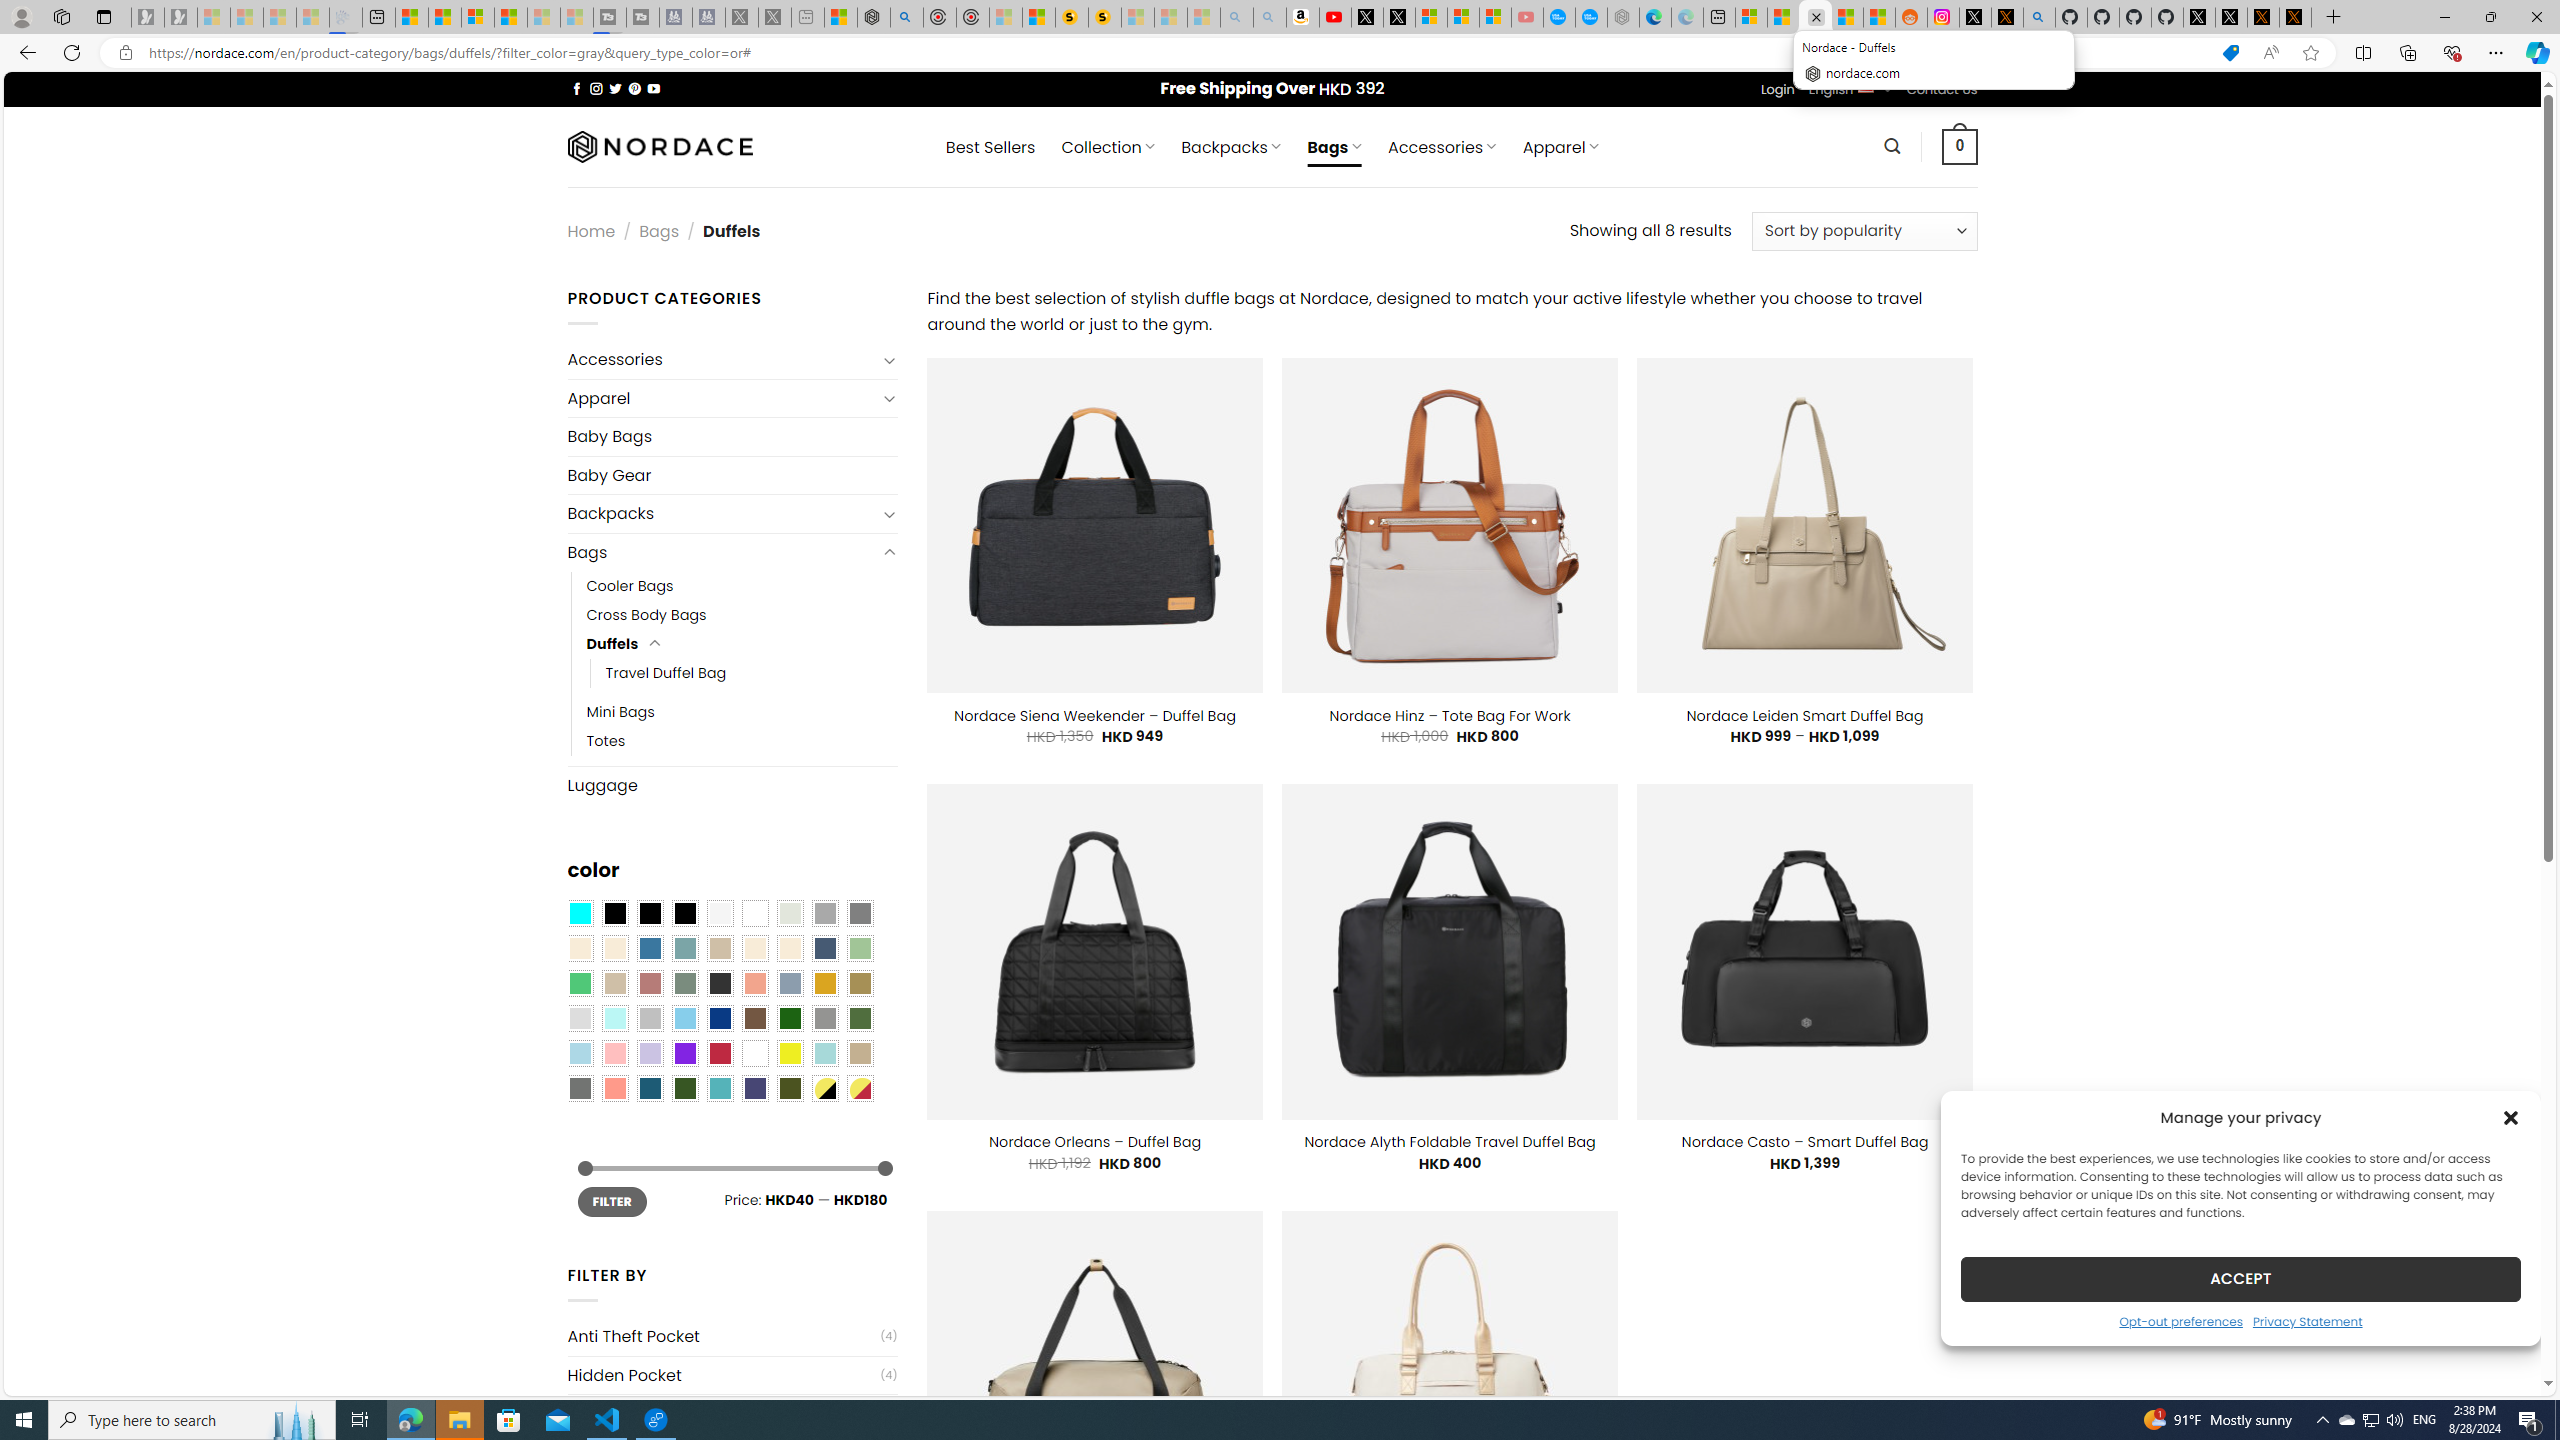 This screenshot has width=2560, height=1440. I want to click on 'Light Purple', so click(649, 1053).